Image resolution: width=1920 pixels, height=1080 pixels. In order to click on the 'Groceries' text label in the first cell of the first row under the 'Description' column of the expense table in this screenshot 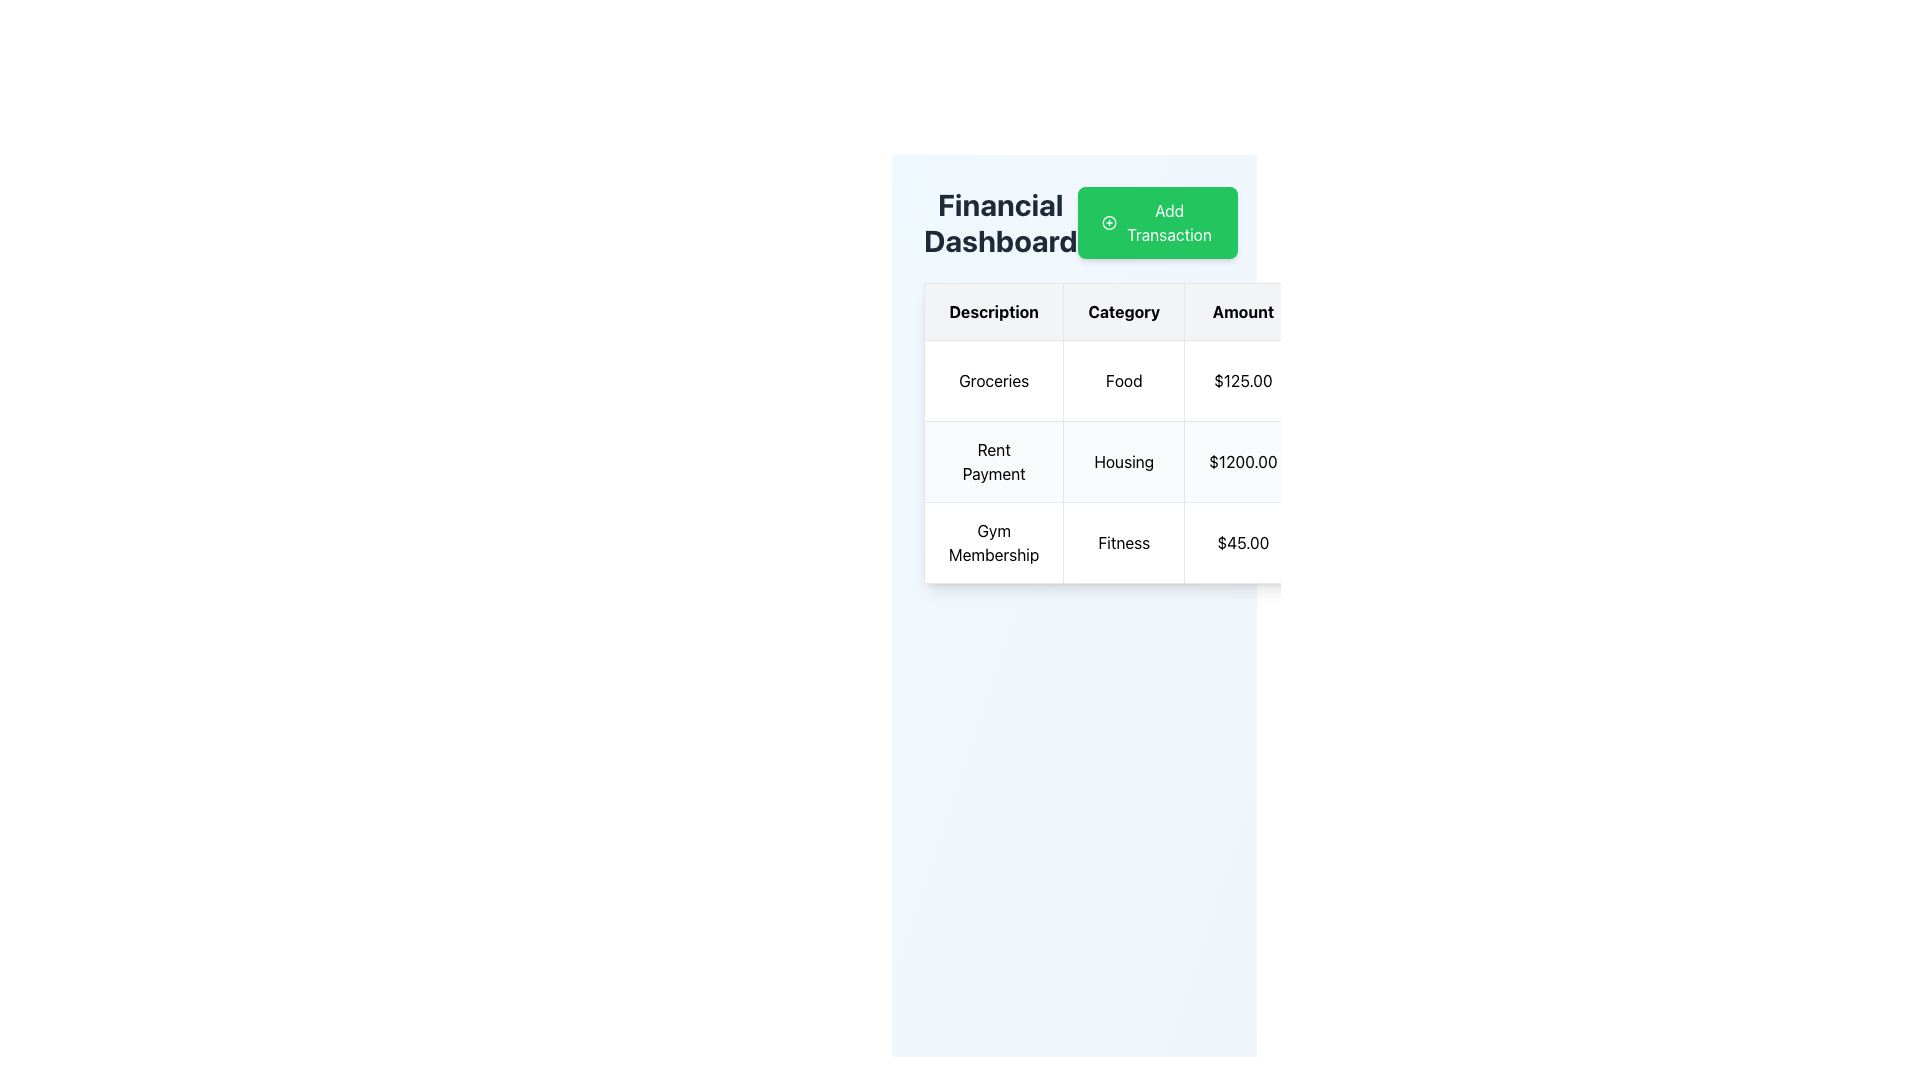, I will do `click(994, 381)`.